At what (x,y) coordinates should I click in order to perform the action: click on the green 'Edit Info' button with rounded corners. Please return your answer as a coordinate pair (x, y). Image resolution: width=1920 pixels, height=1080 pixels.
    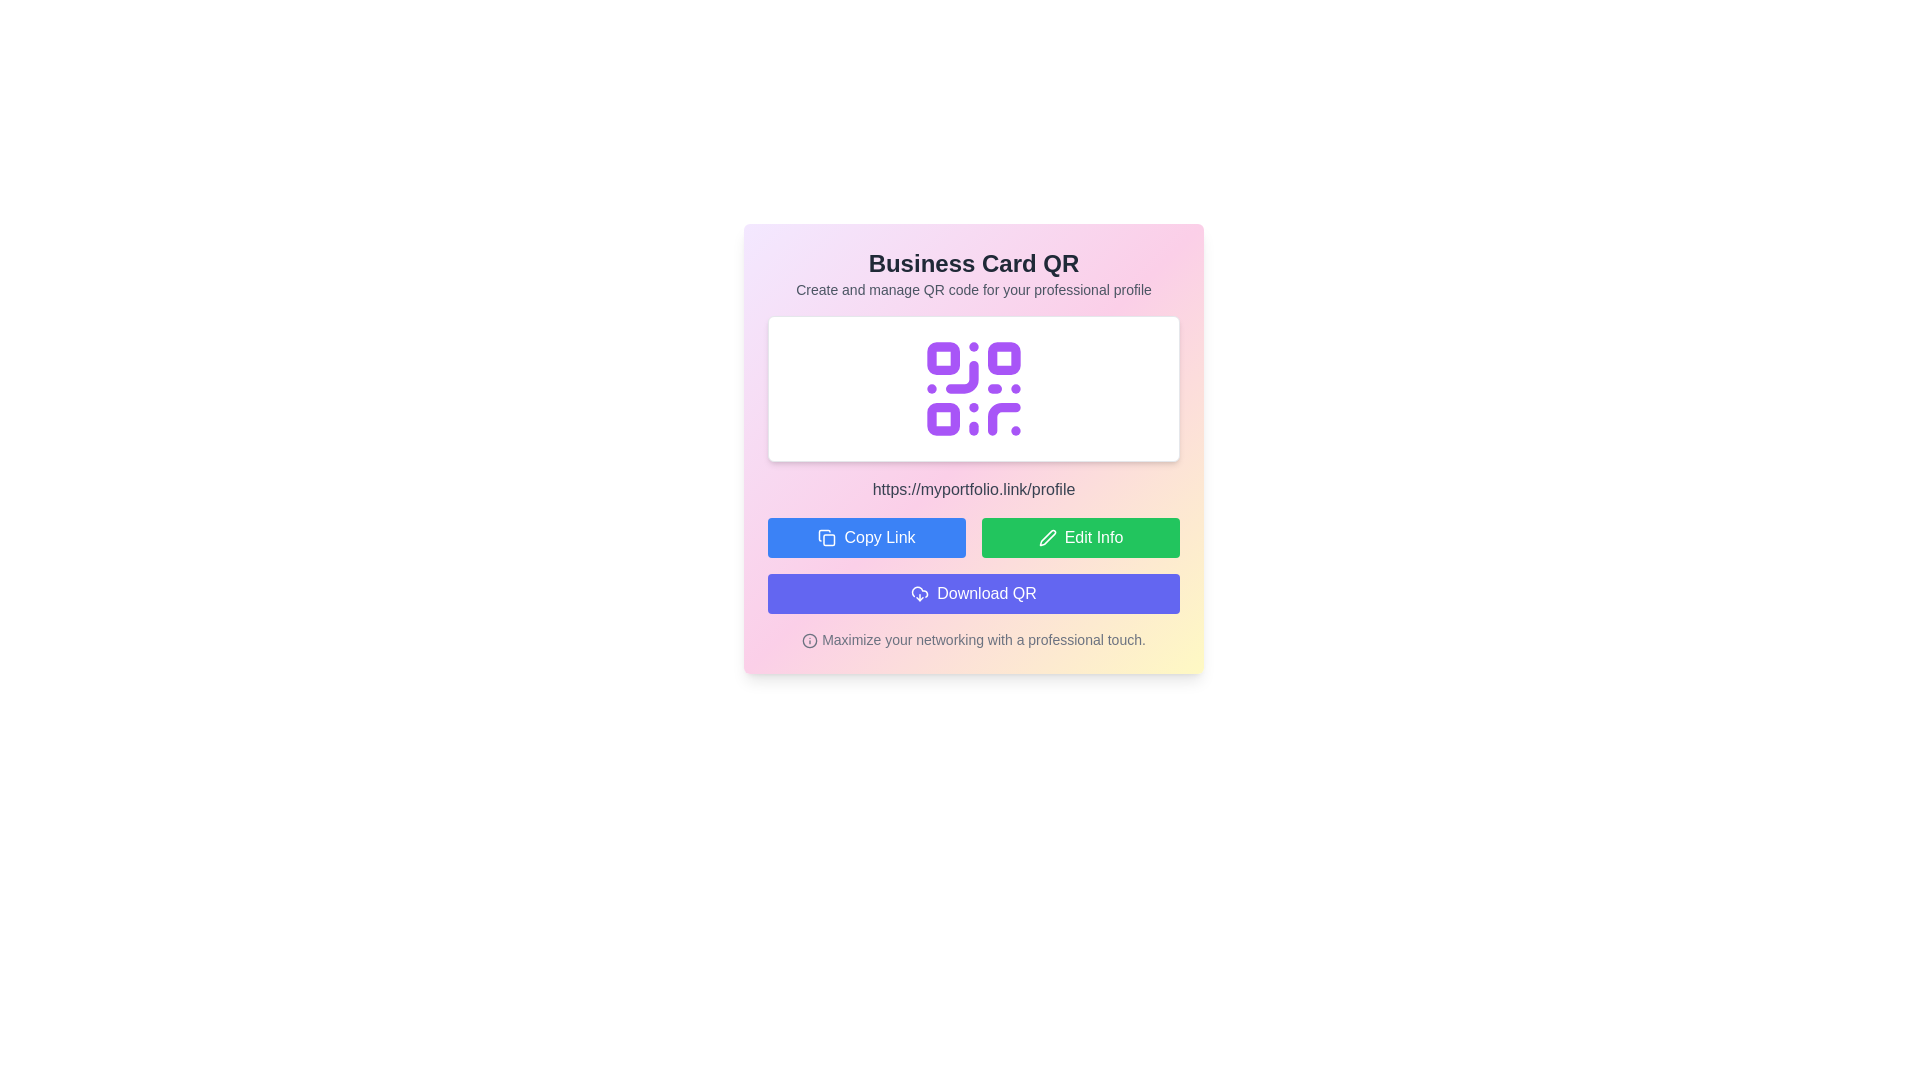
    Looking at the image, I should click on (1079, 536).